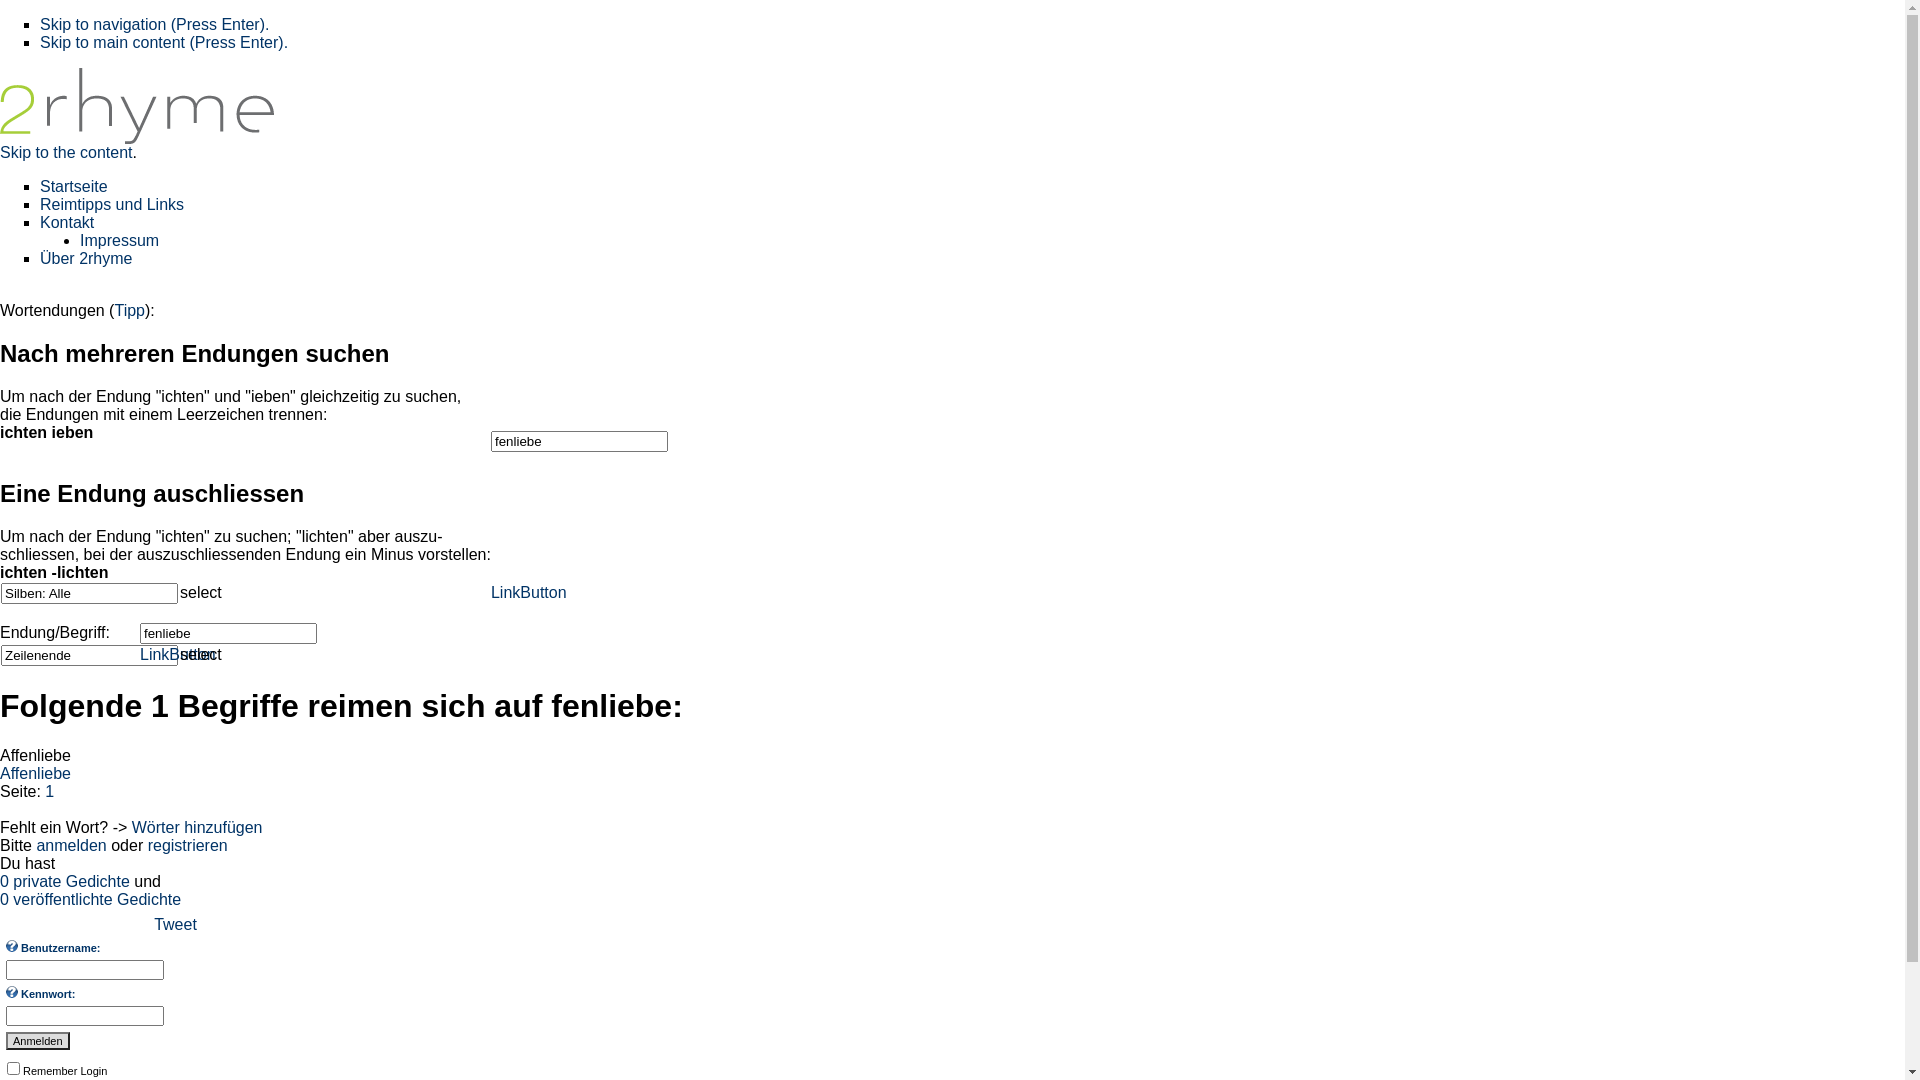 The height and width of the screenshot is (1080, 1920). Describe the element at coordinates (136, 137) in the screenshot. I see `'2rhyme - Das deutsche Reimlexikon'` at that location.